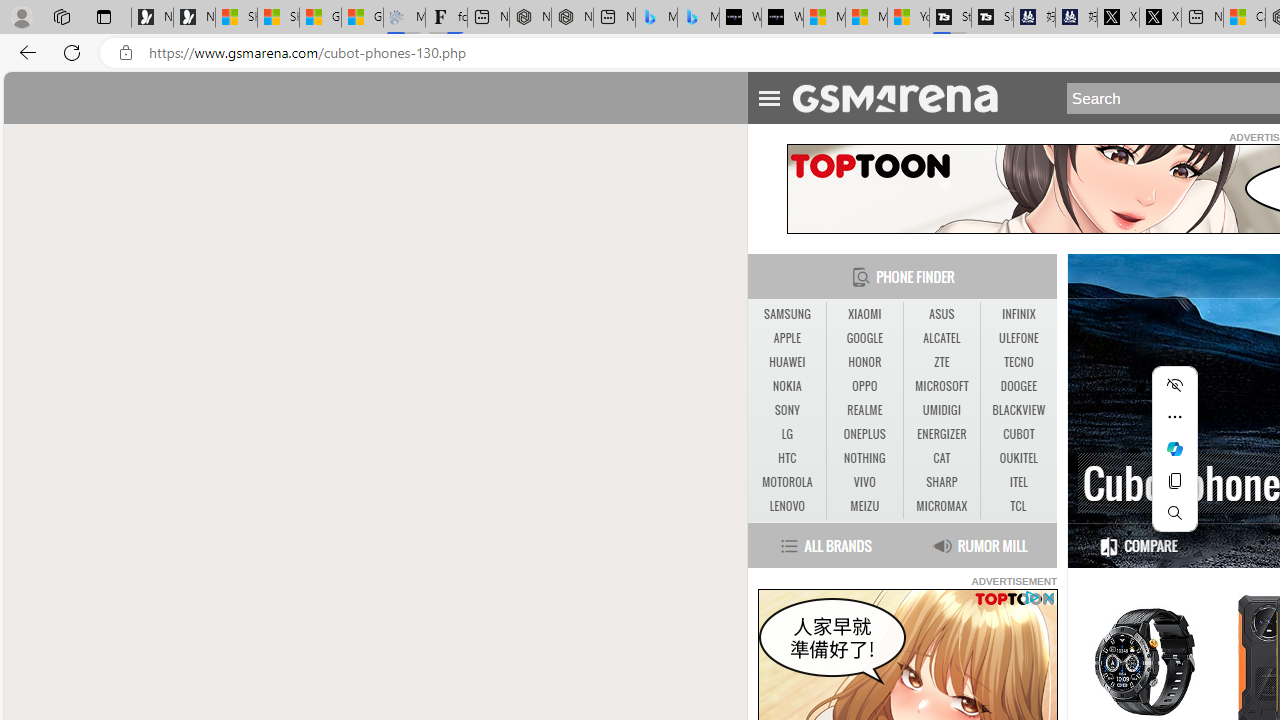 This screenshot has width=1280, height=720. Describe the element at coordinates (864, 505) in the screenshot. I see `'MEIZU'` at that location.